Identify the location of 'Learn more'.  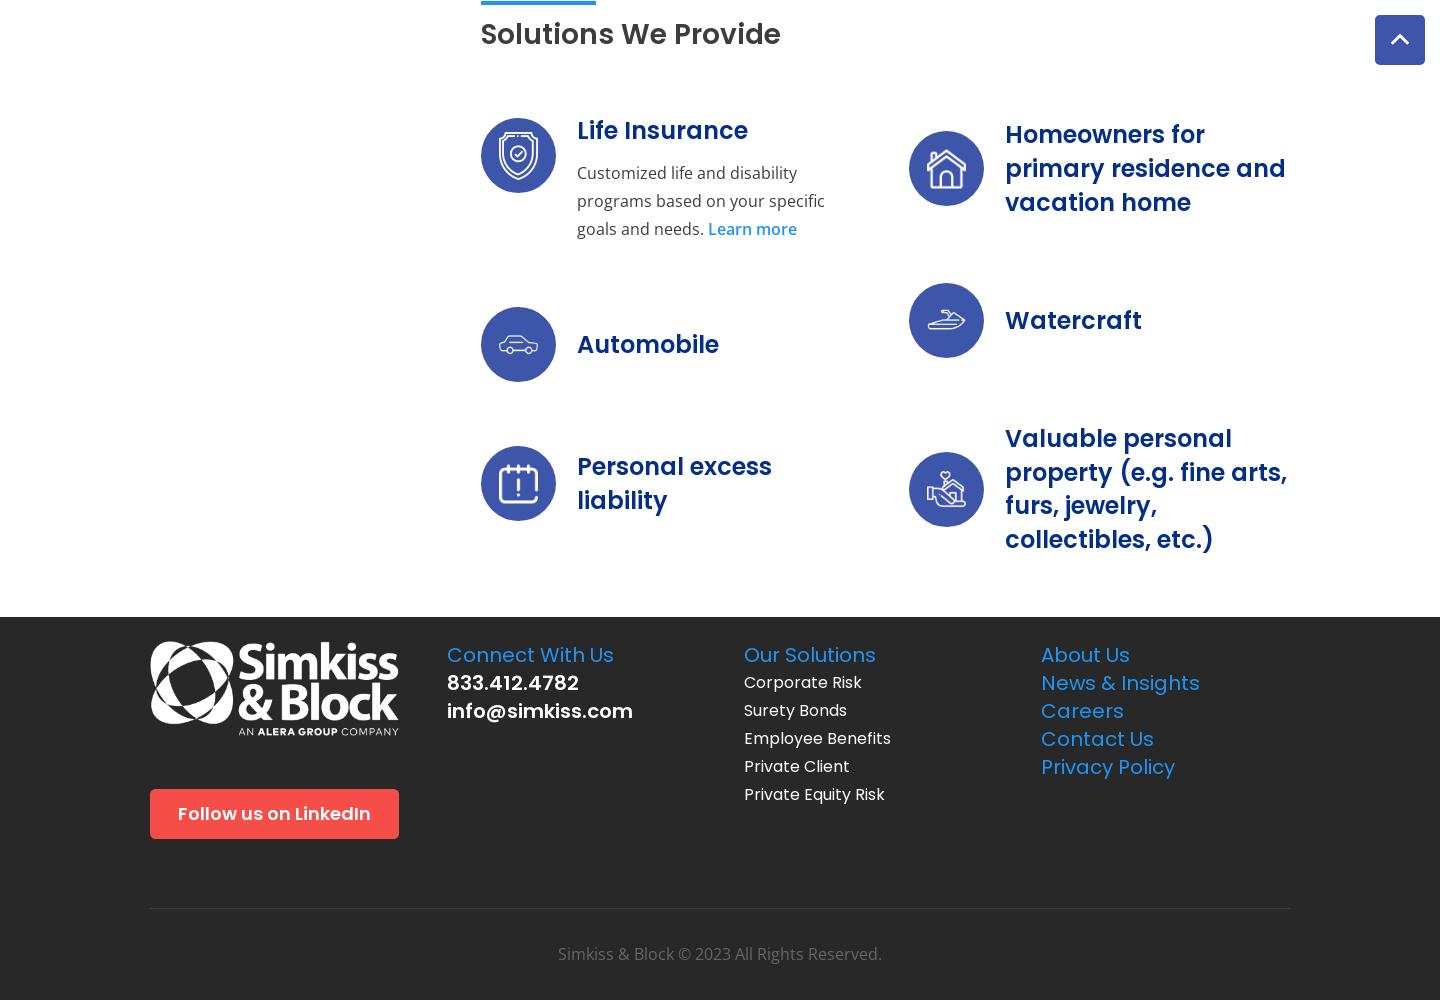
(750, 228).